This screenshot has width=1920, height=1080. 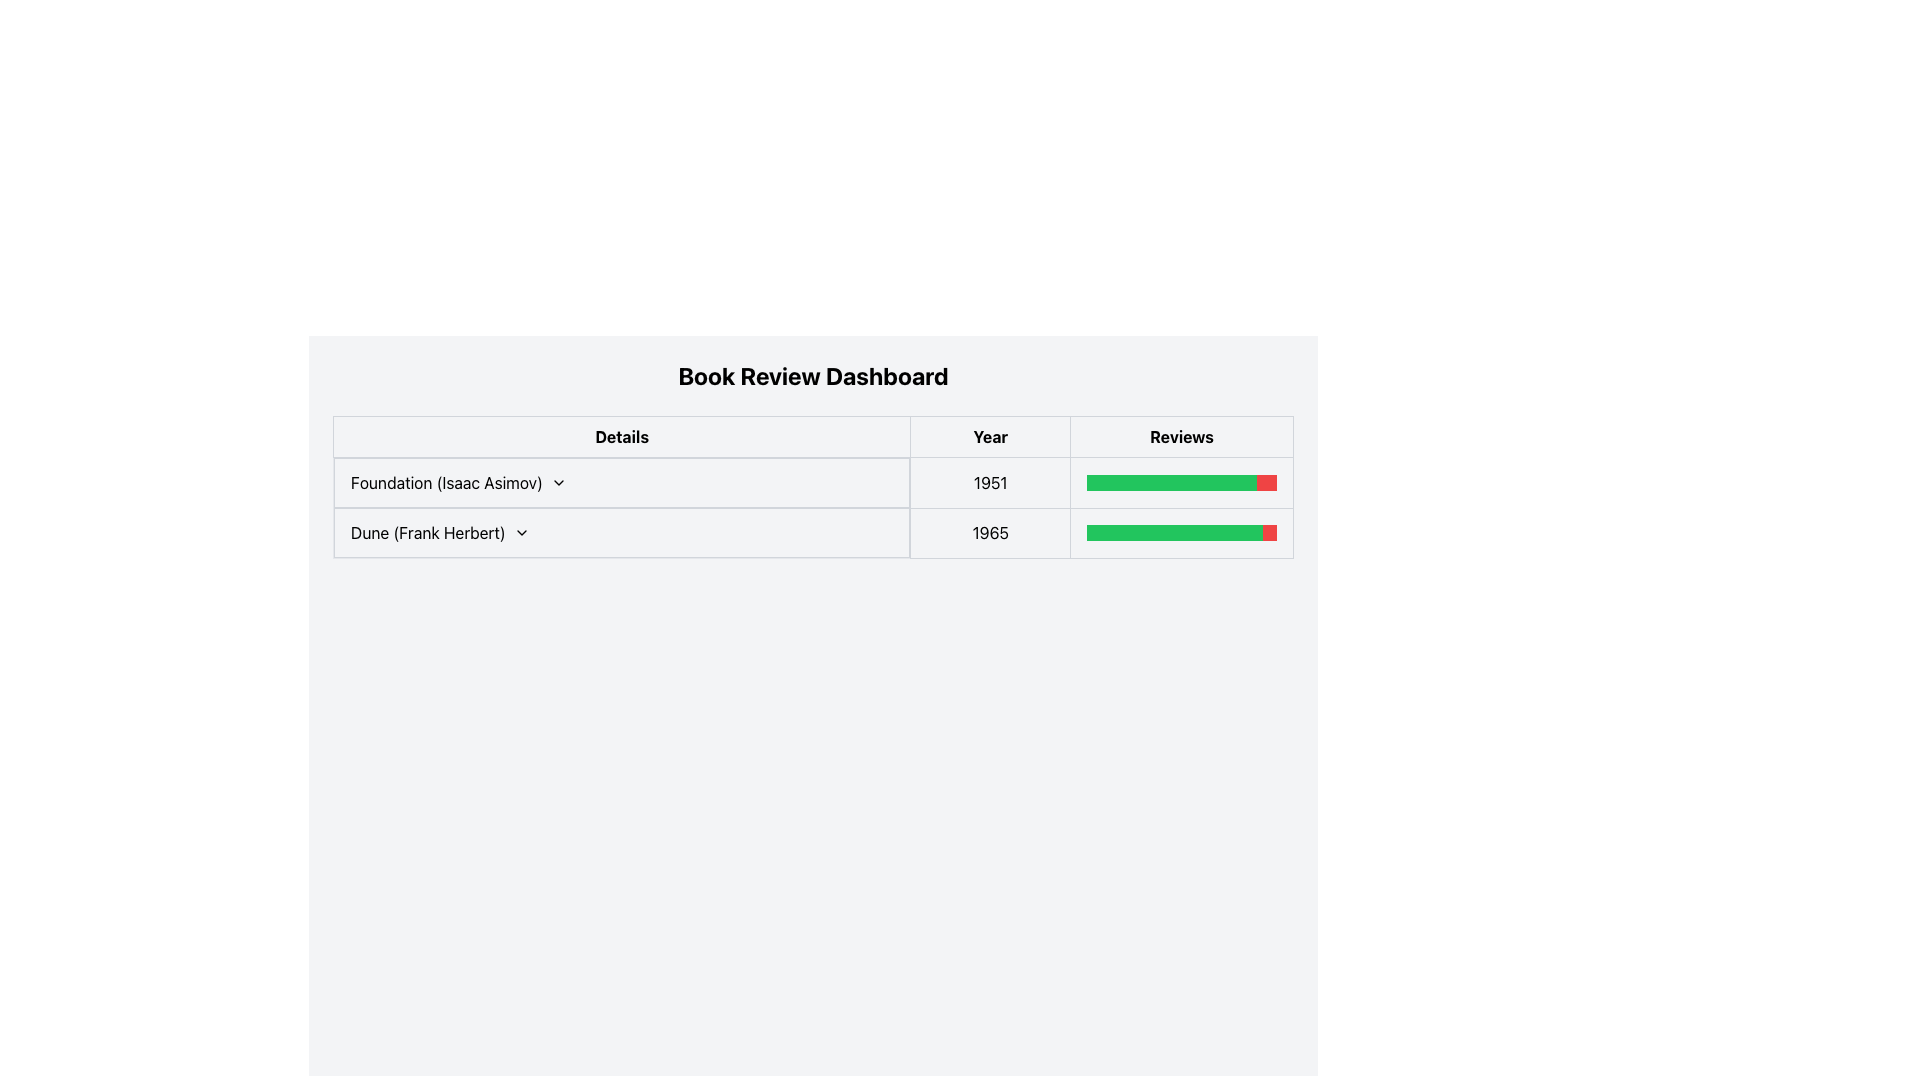 What do you see at coordinates (1182, 532) in the screenshot?
I see `the progress bar in the 'Reviews' column of the second row representing the reviews for the book 'Dune' by Frank Herbert` at bounding box center [1182, 532].